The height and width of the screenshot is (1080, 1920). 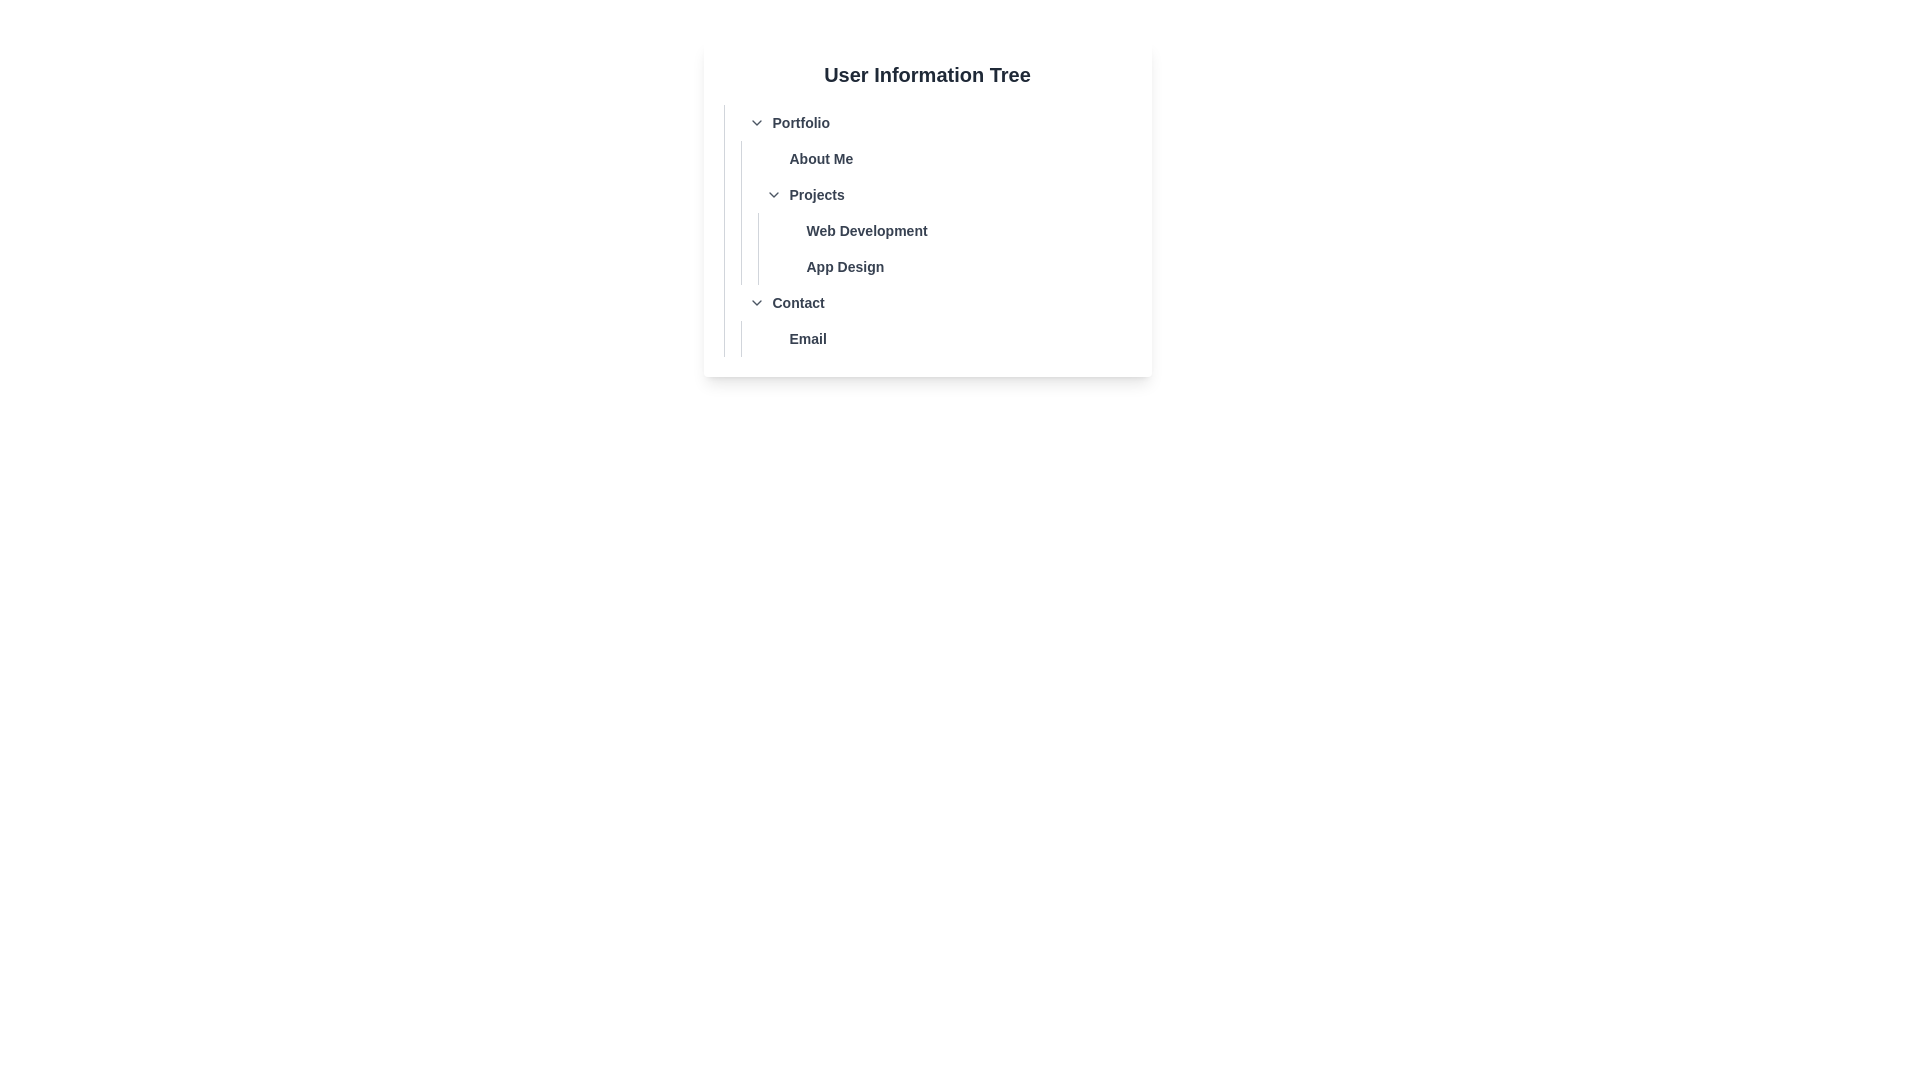 What do you see at coordinates (797, 303) in the screenshot?
I see `the interactive label for the 'Contact' section located in the center-right area of the application` at bounding box center [797, 303].